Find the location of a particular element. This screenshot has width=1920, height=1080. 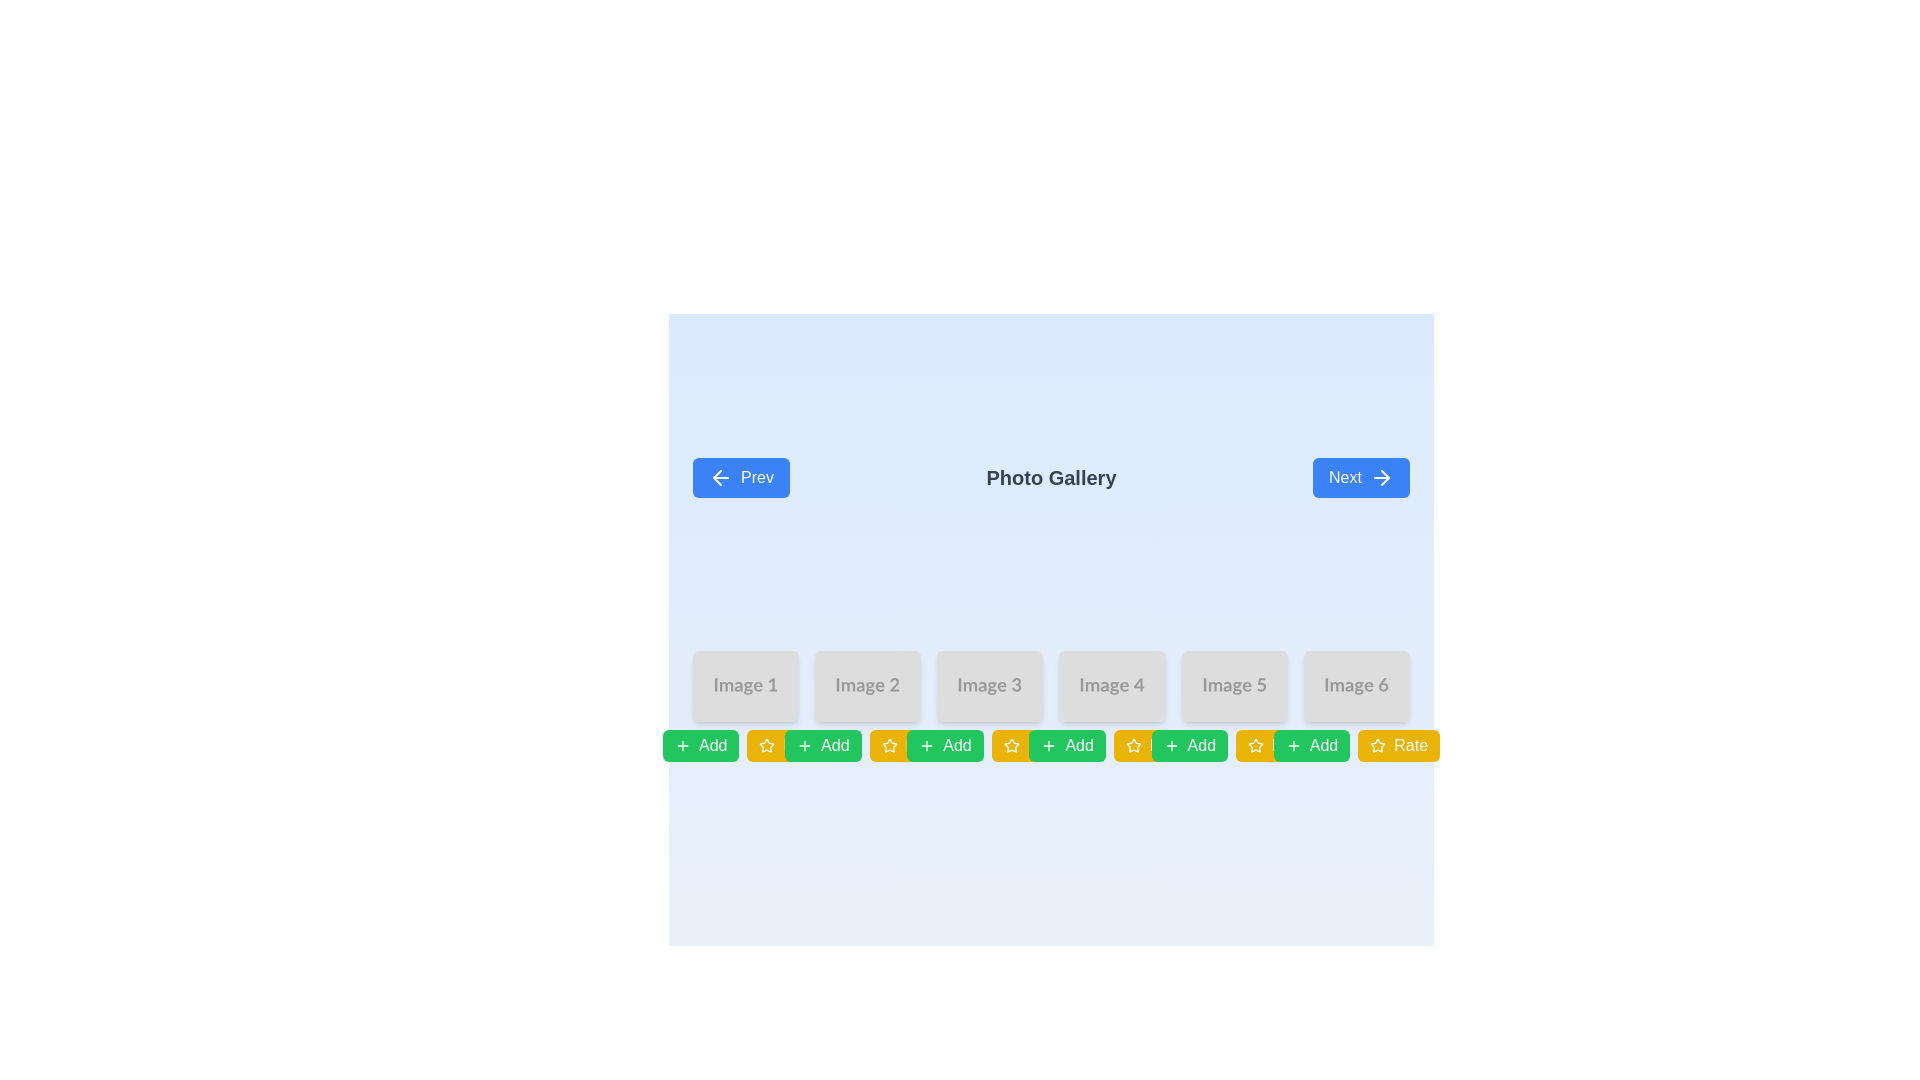

the 'Add' button located beneath the fourth image in a sequence of six images is located at coordinates (1066, 745).